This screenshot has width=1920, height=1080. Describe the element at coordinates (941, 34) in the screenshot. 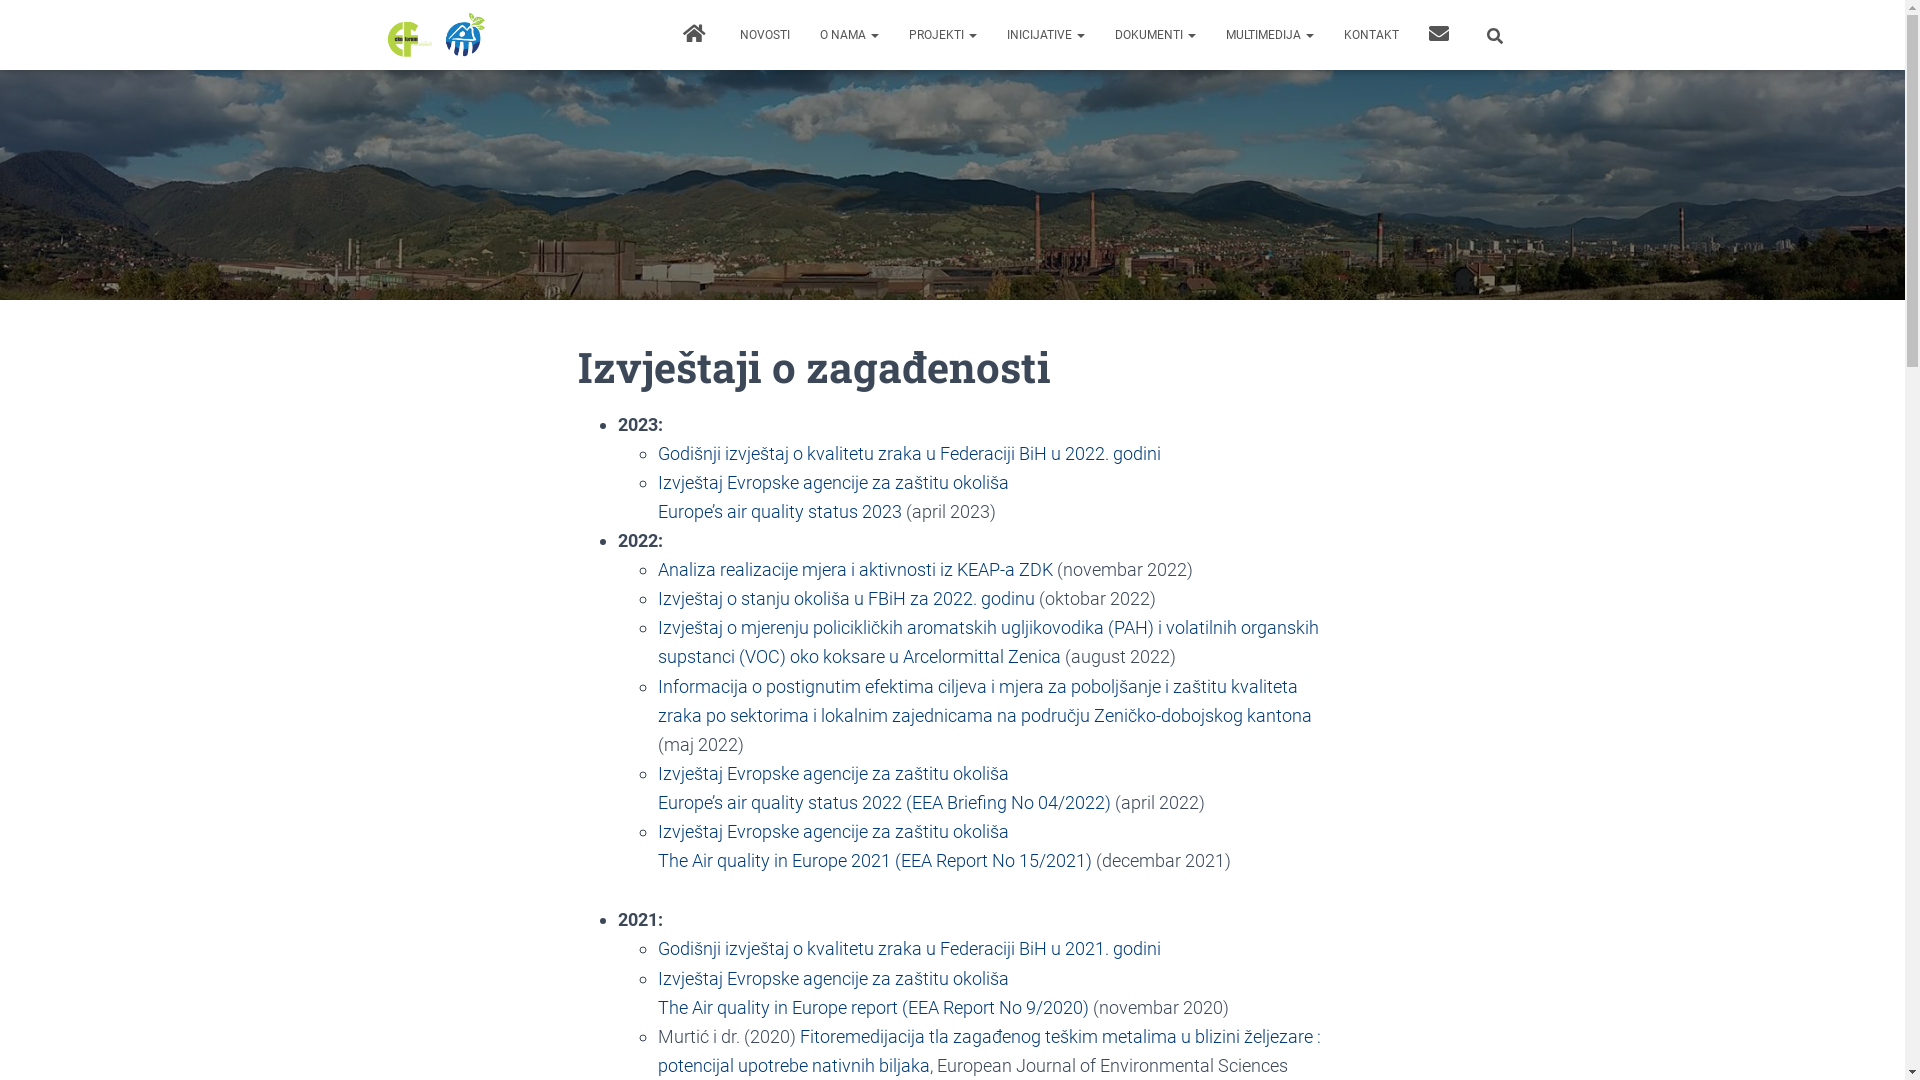

I see `'PROJEKTI'` at that location.